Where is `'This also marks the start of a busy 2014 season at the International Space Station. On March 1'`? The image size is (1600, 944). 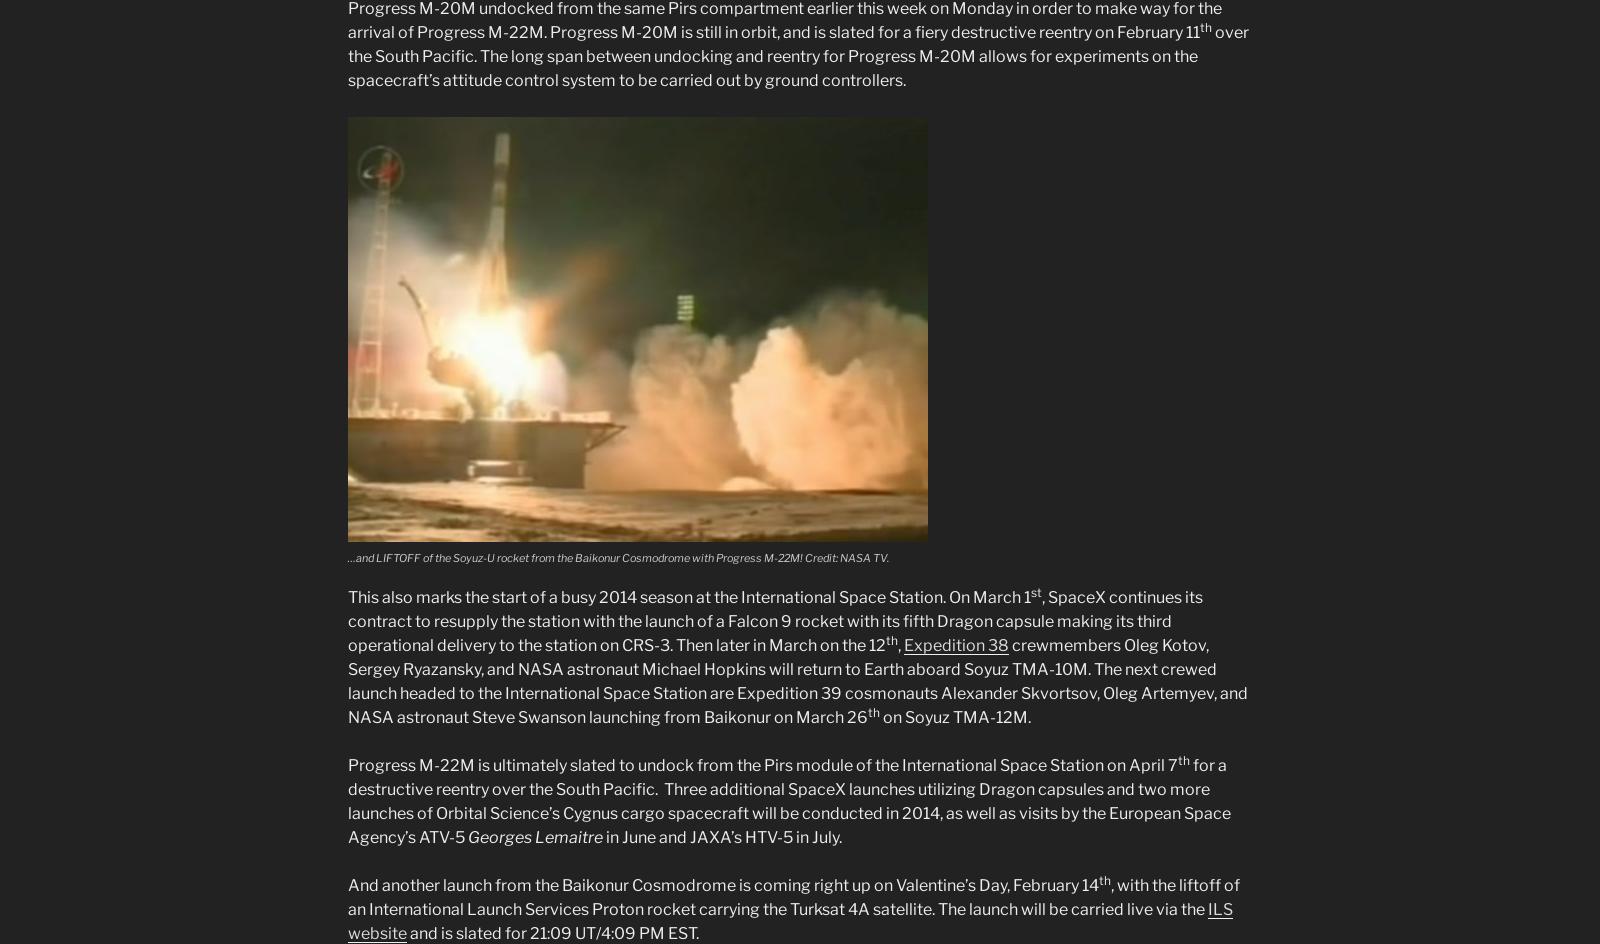 'This also marks the start of a busy 2014 season at the International Space Station. On March 1' is located at coordinates (689, 597).